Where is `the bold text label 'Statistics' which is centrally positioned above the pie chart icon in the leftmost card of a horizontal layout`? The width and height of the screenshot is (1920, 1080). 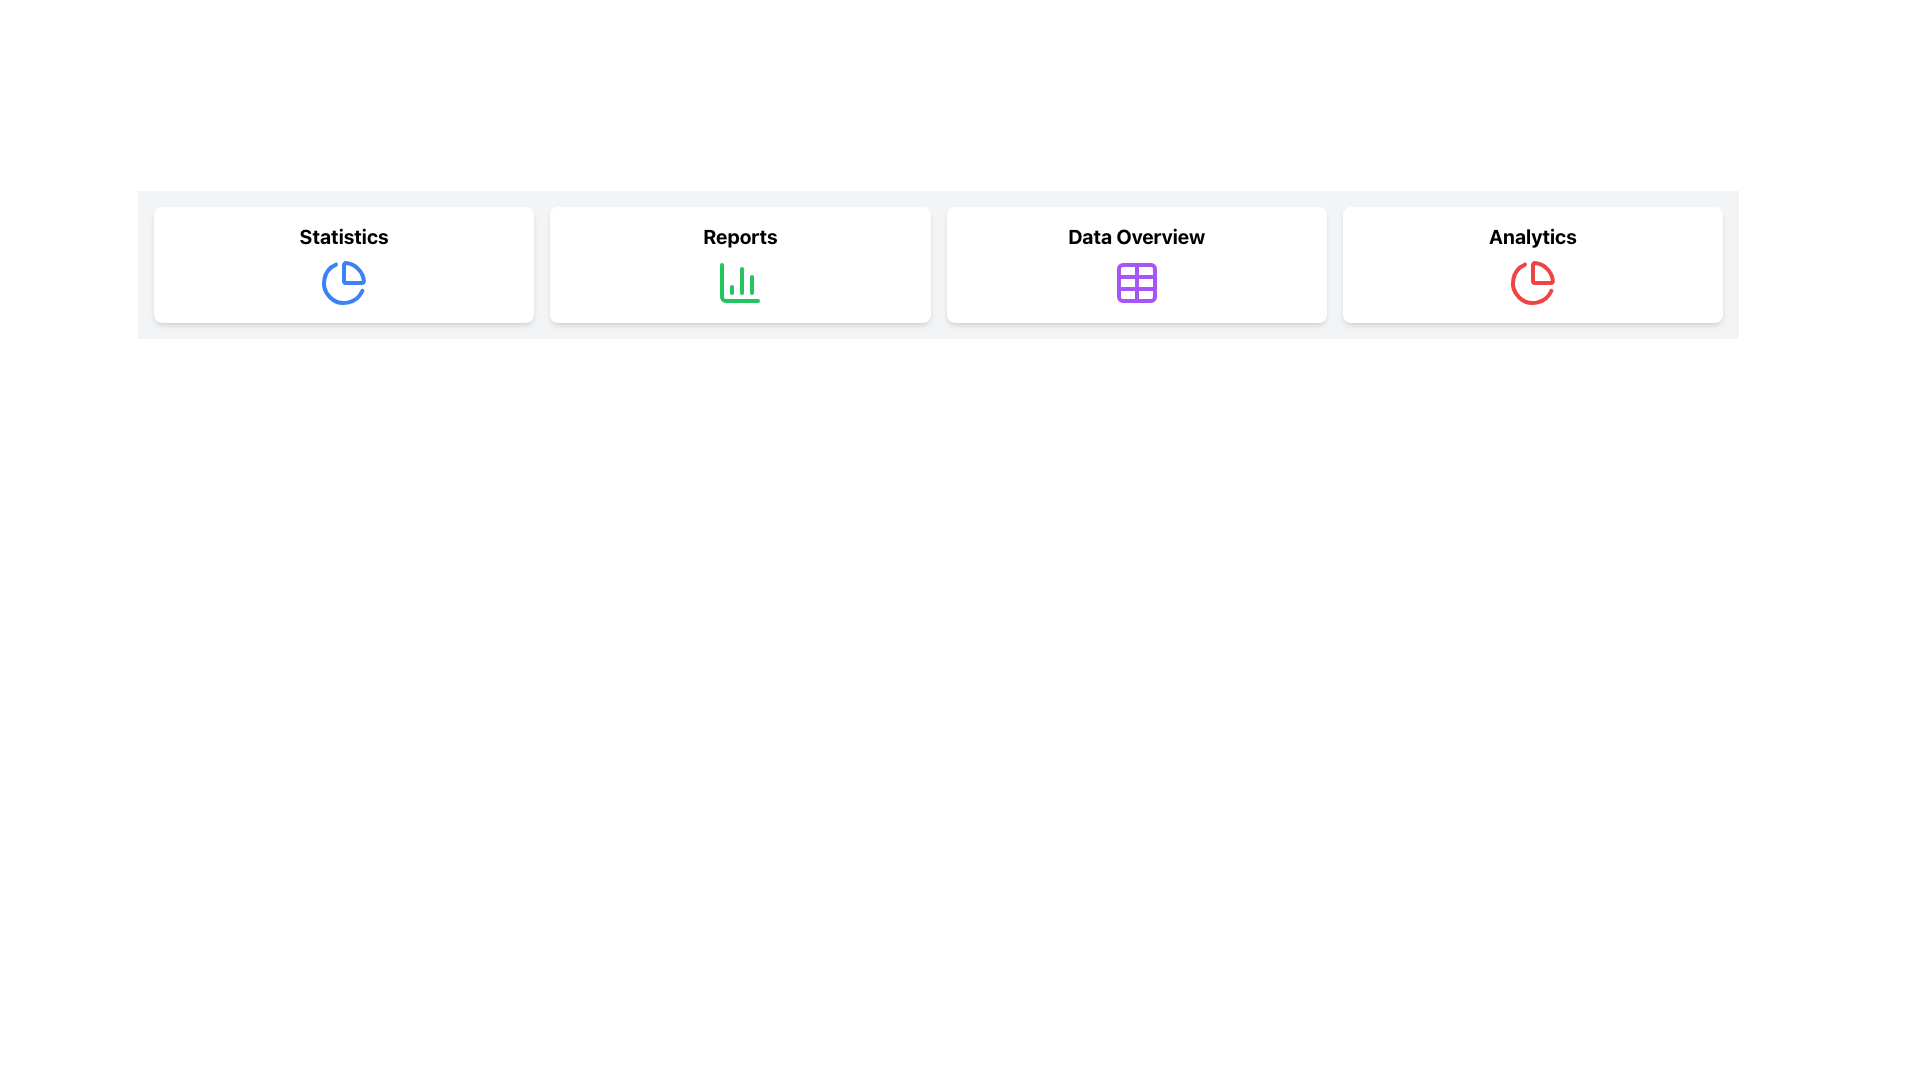 the bold text label 'Statistics' which is centrally positioned above the pie chart icon in the leftmost card of a horizontal layout is located at coordinates (344, 235).